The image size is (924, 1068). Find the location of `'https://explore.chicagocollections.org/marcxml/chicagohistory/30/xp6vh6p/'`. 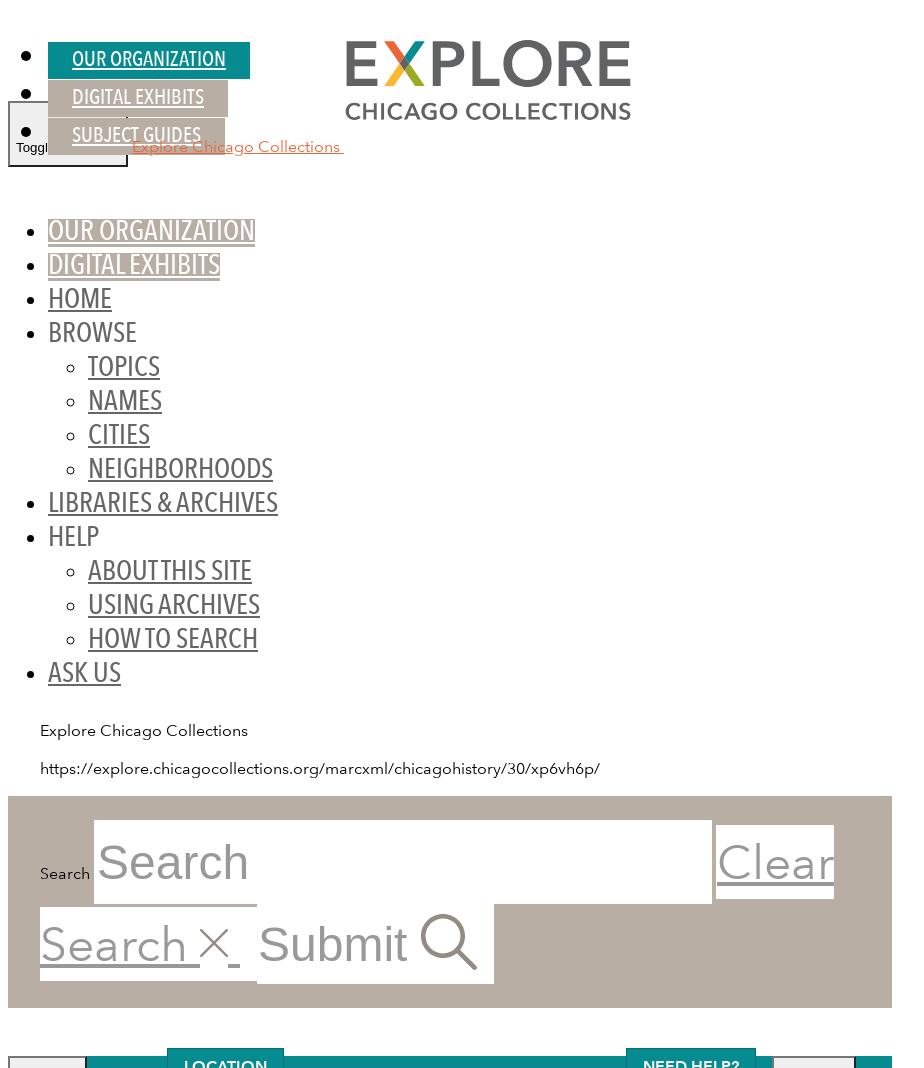

'https://explore.chicagocollections.org/marcxml/chicagohistory/30/xp6vh6p/' is located at coordinates (319, 768).